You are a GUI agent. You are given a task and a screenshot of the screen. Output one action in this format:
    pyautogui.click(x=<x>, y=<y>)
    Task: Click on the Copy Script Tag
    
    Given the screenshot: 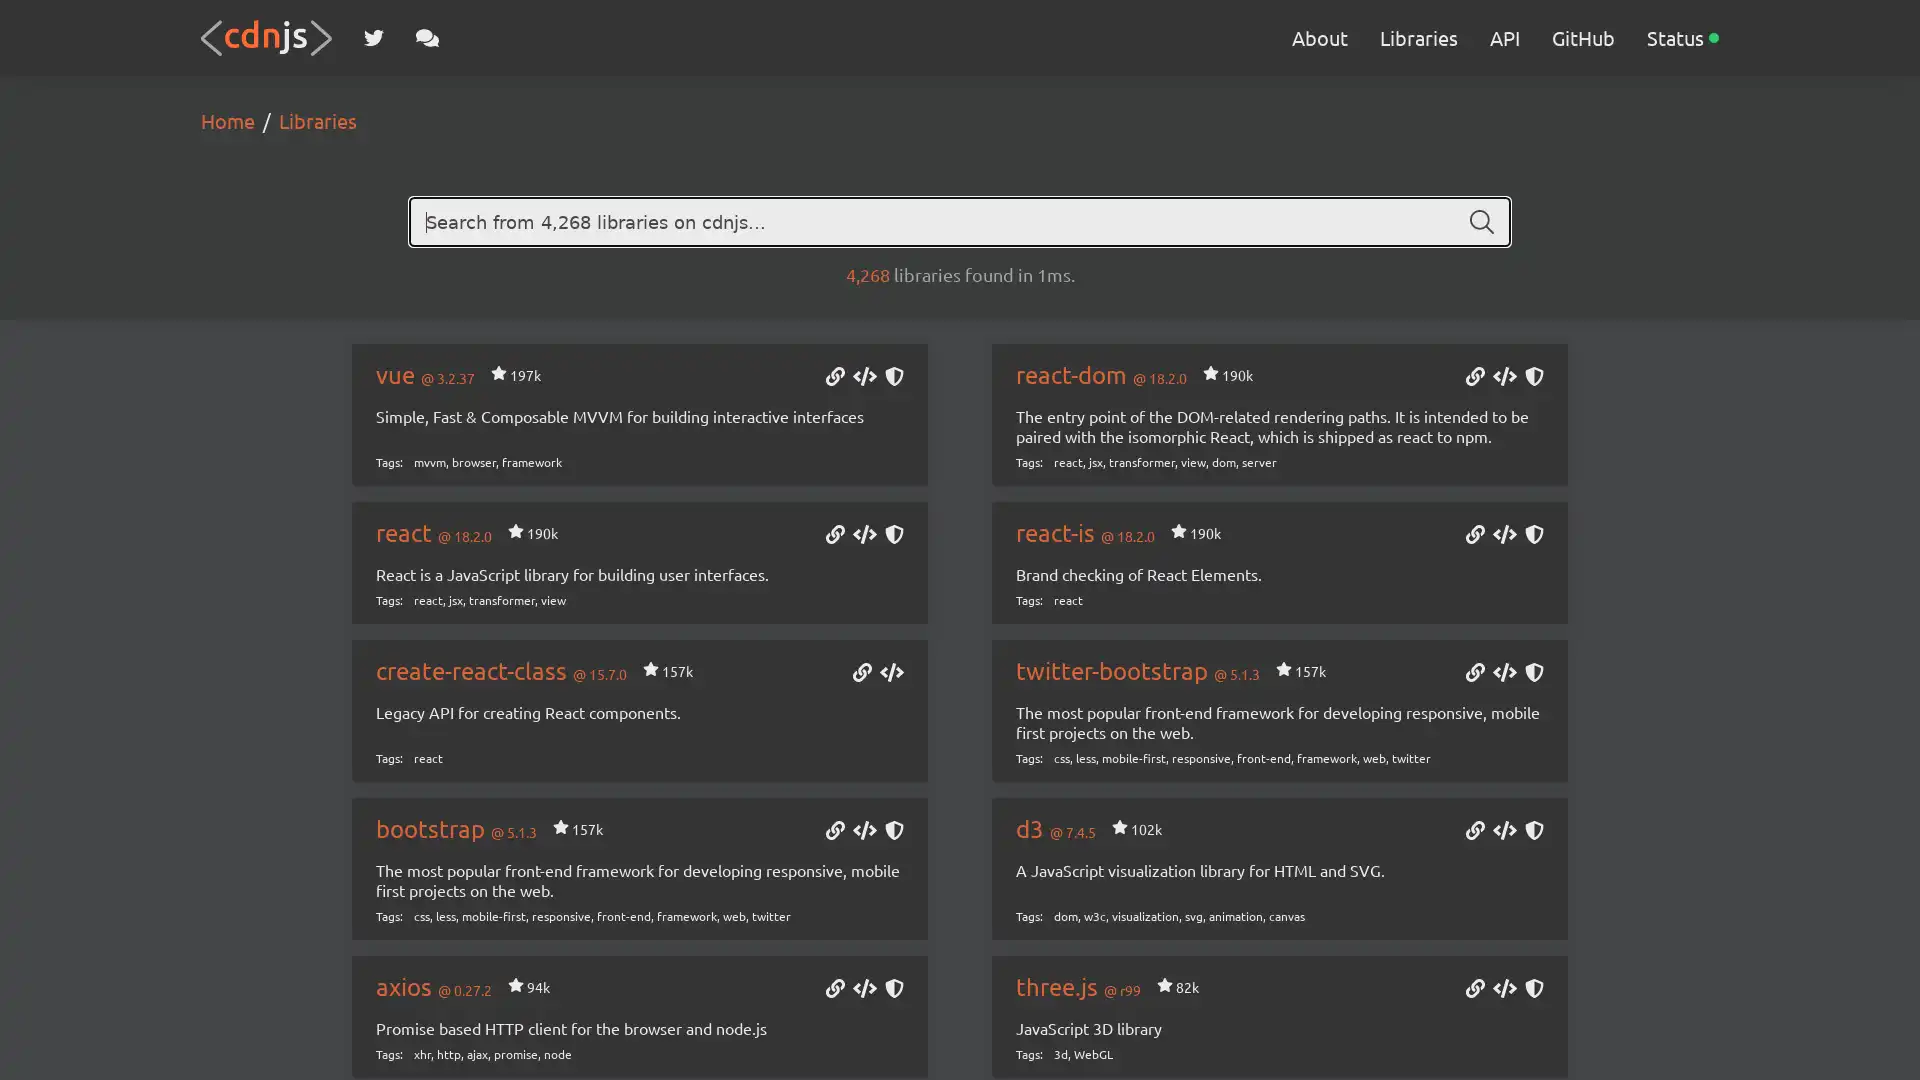 What is the action you would take?
    pyautogui.click(x=864, y=535)
    